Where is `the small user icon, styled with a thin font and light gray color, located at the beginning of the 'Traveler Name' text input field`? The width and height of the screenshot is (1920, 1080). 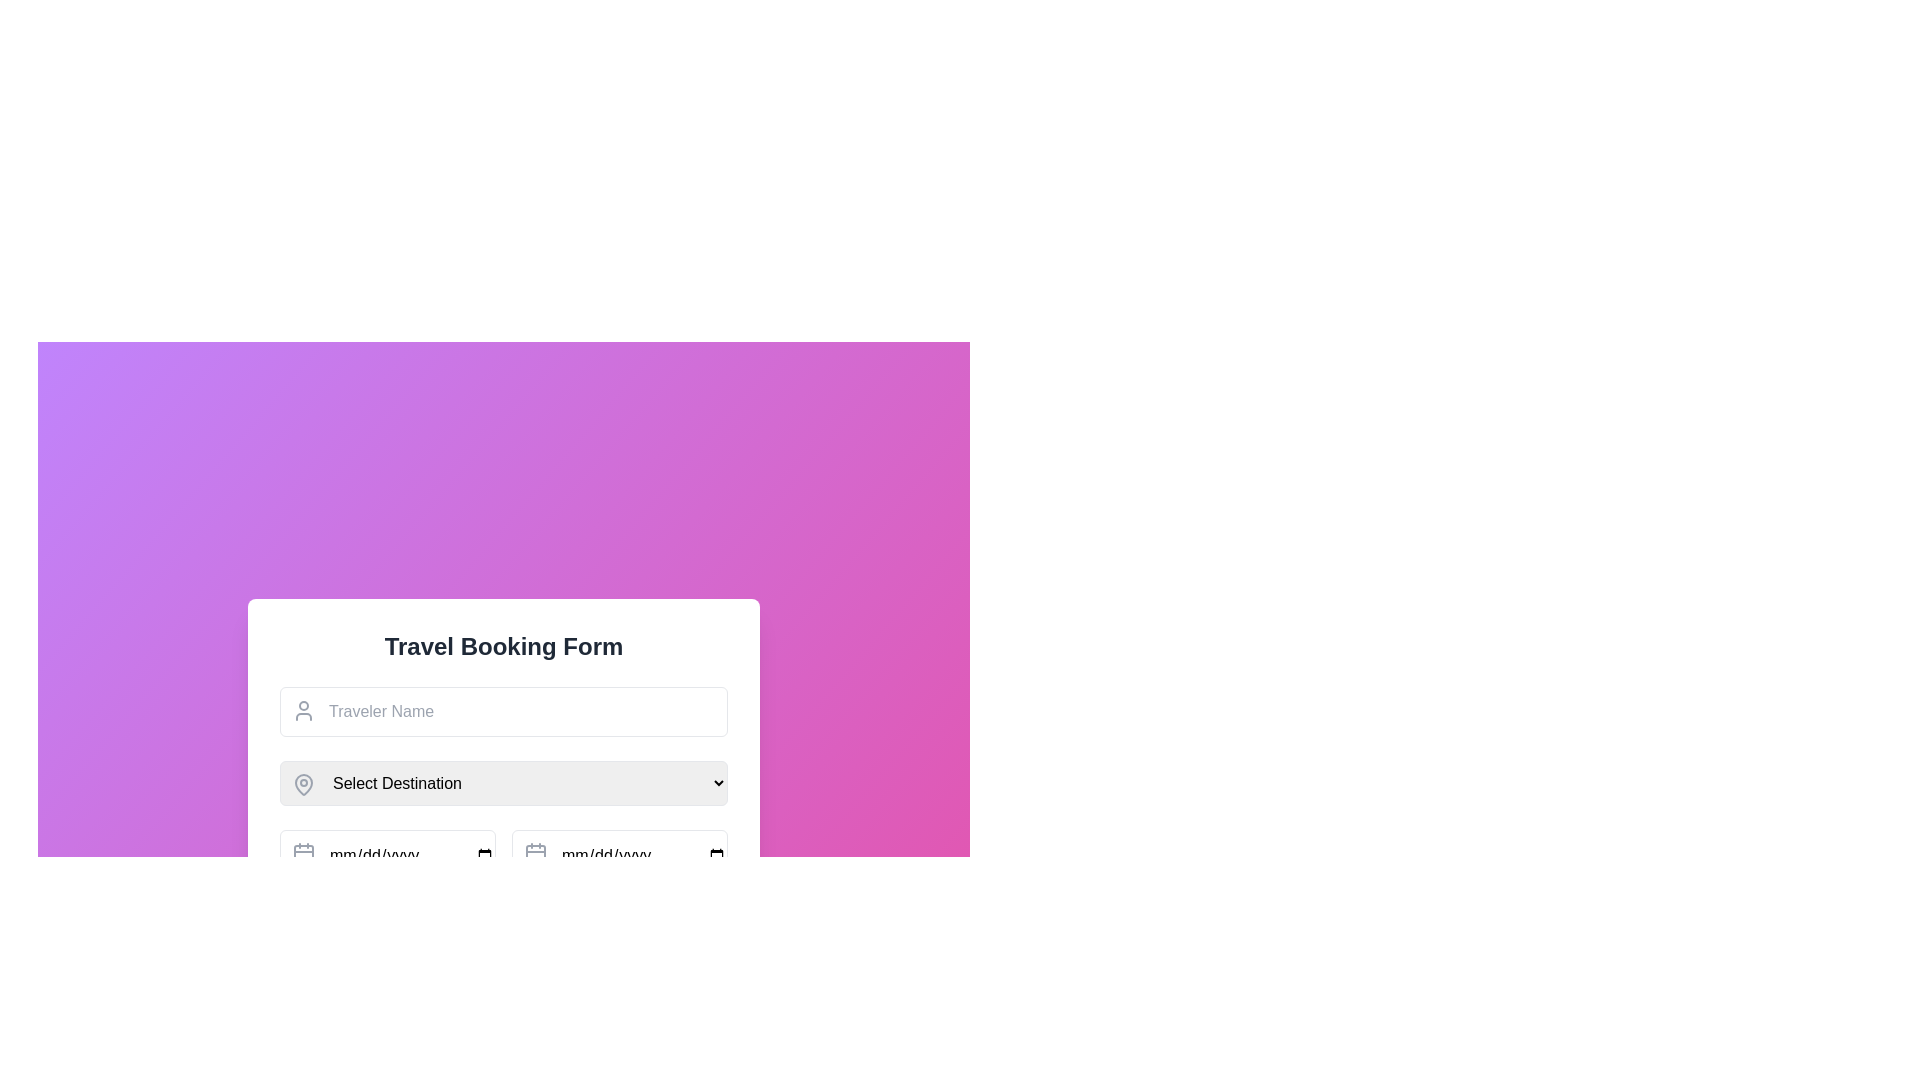
the small user icon, styled with a thin font and light gray color, located at the beginning of the 'Traveler Name' text input field is located at coordinates (302, 709).